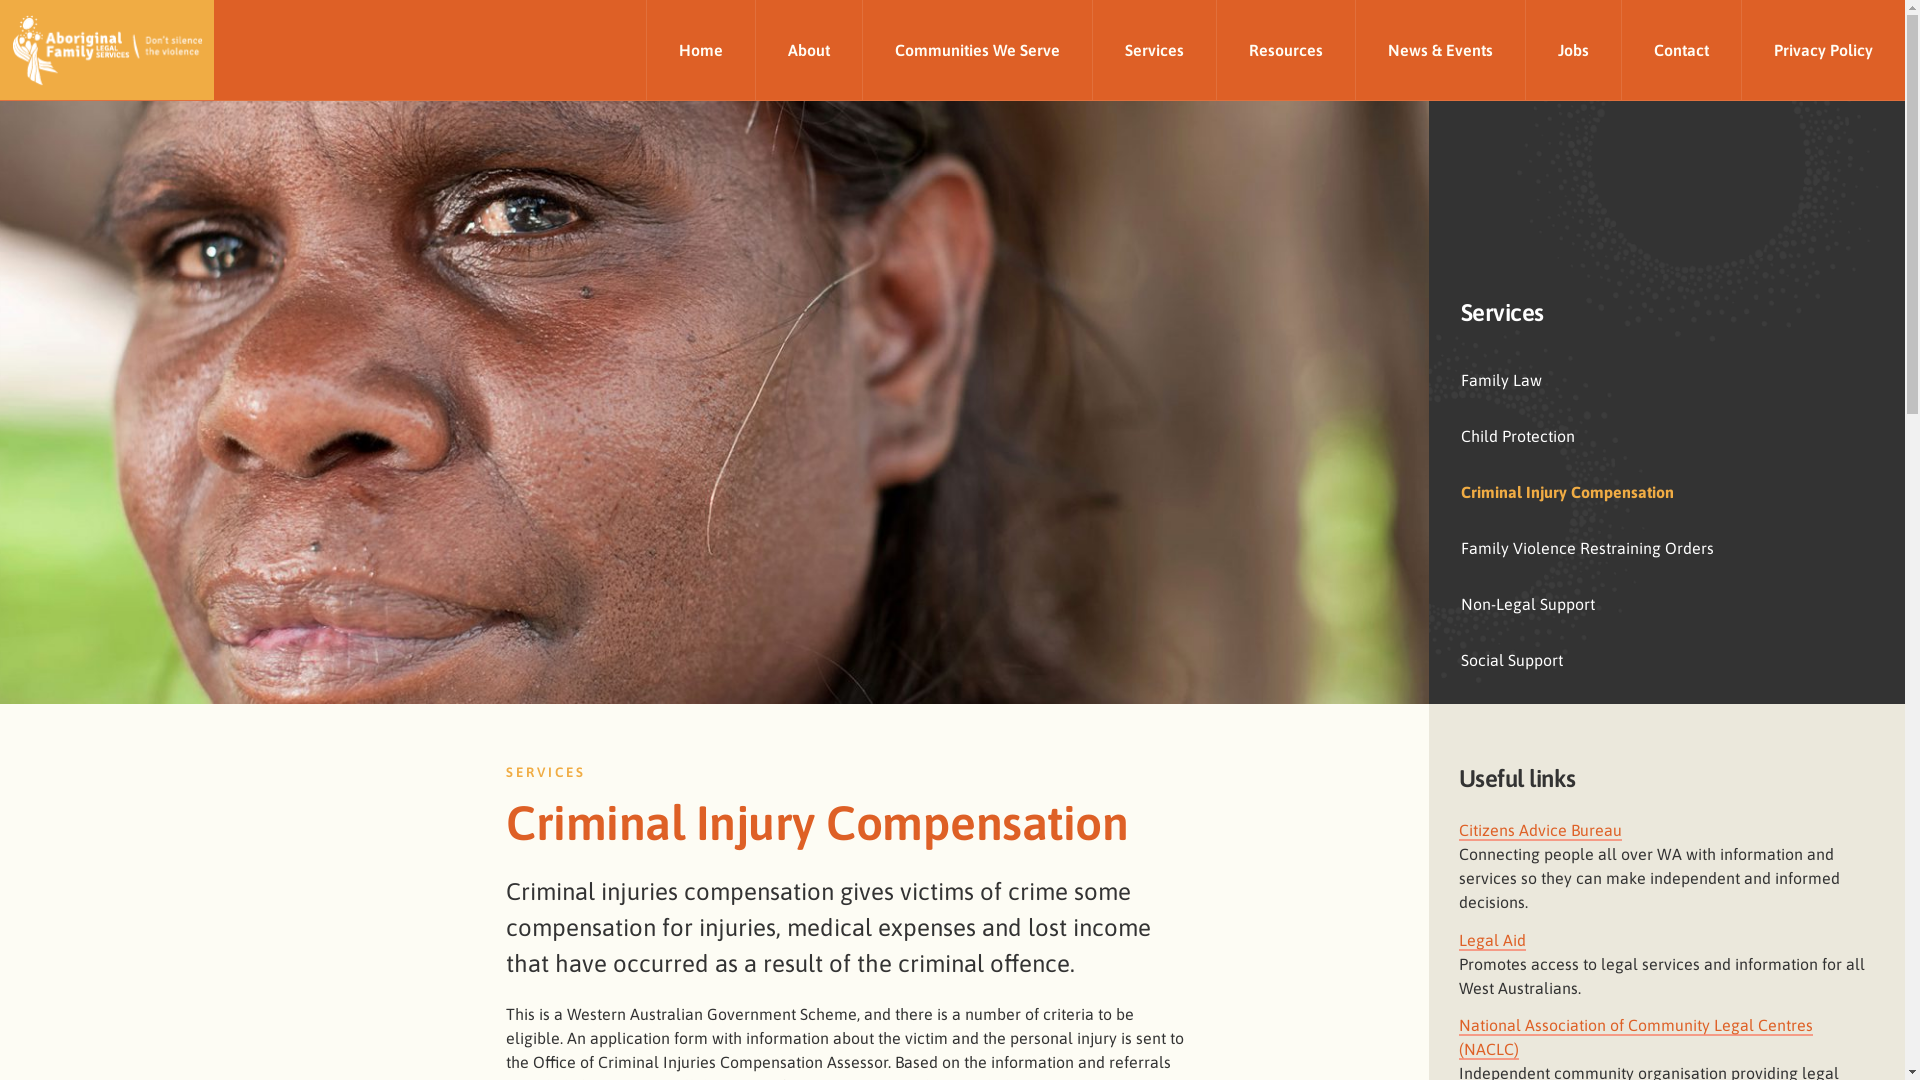  I want to click on 'Communities We Serve', so click(977, 49).